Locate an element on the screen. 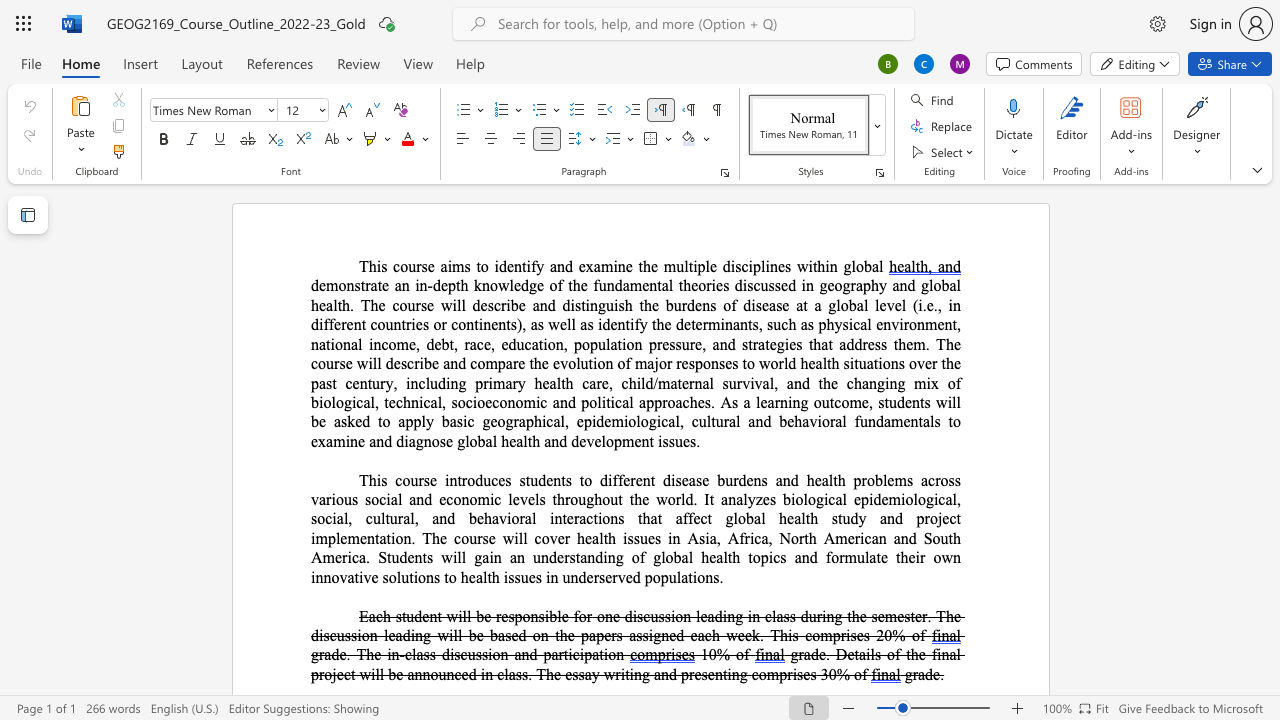  the space between the continuous character "c" and "i" in the text is located at coordinates (746, 265).